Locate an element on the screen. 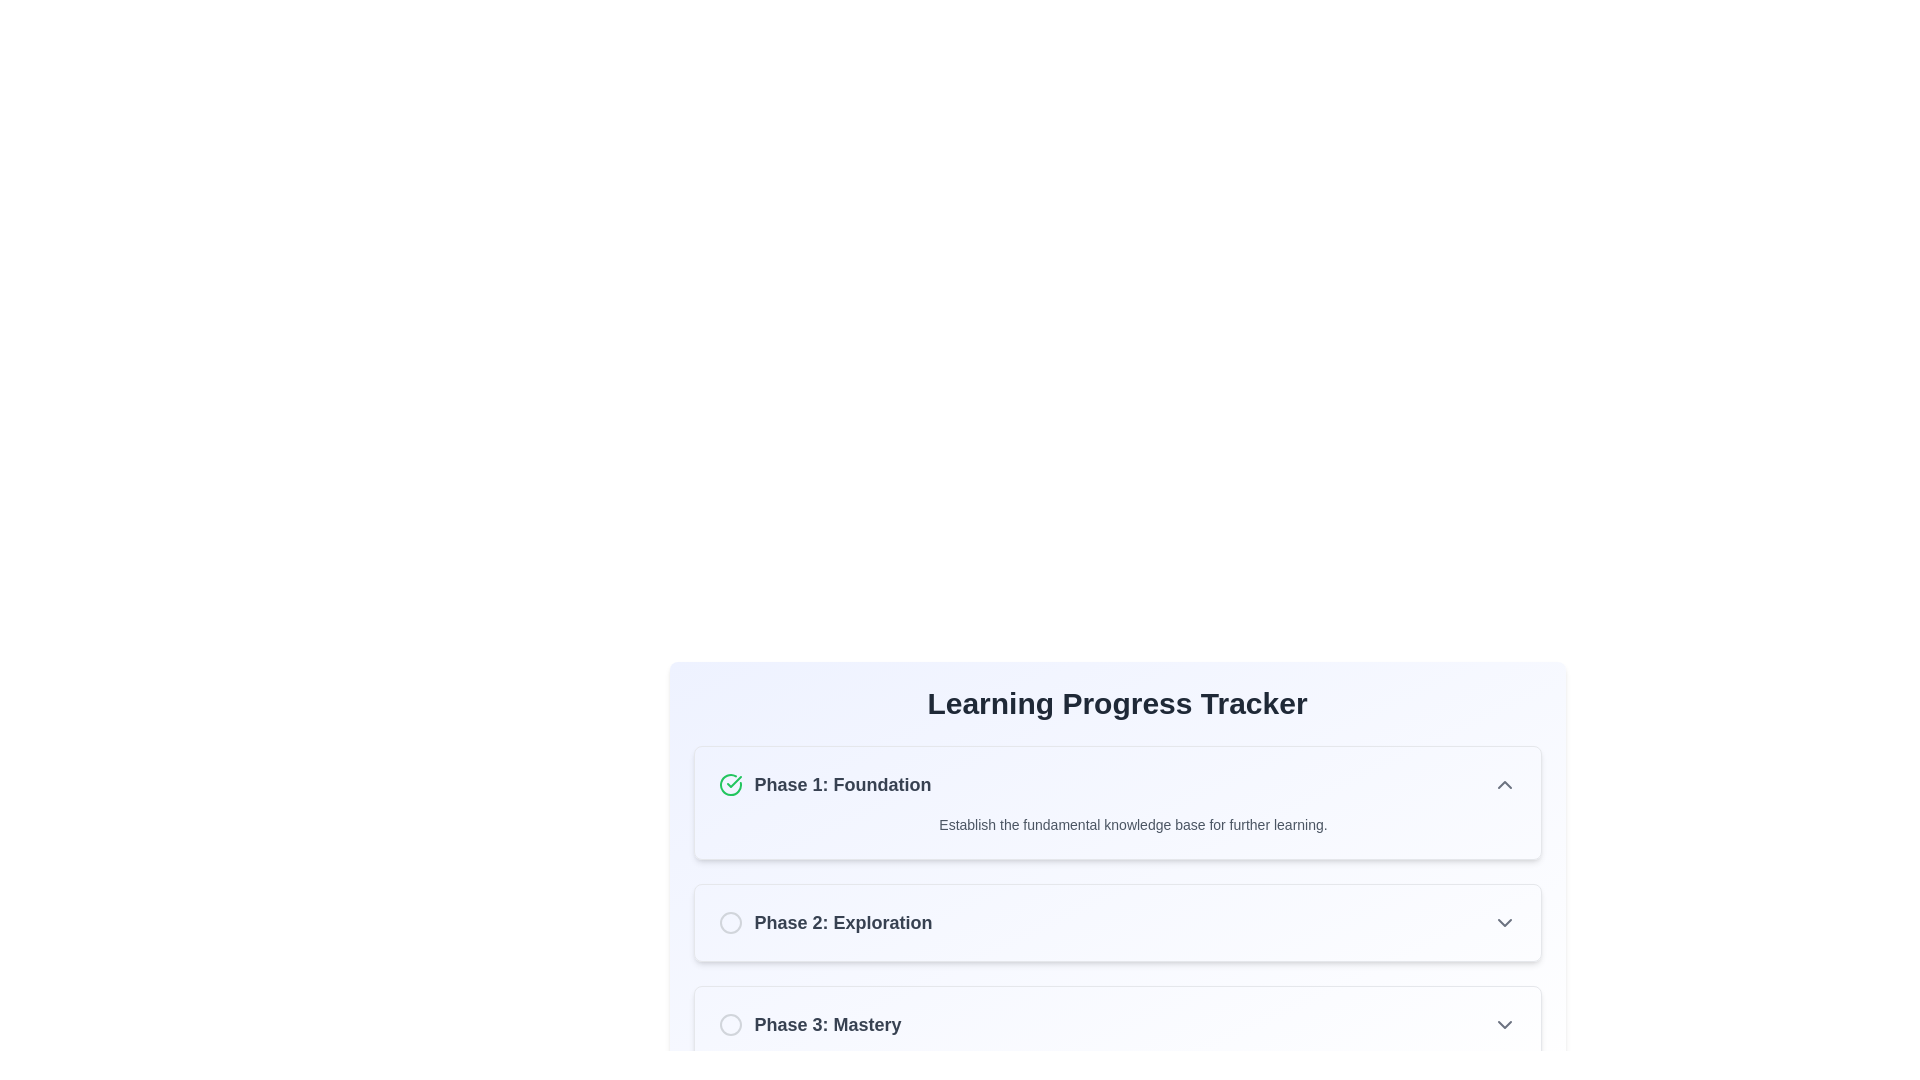  the Collapsible section of the Learning Progress Tracker is located at coordinates (1116, 801).